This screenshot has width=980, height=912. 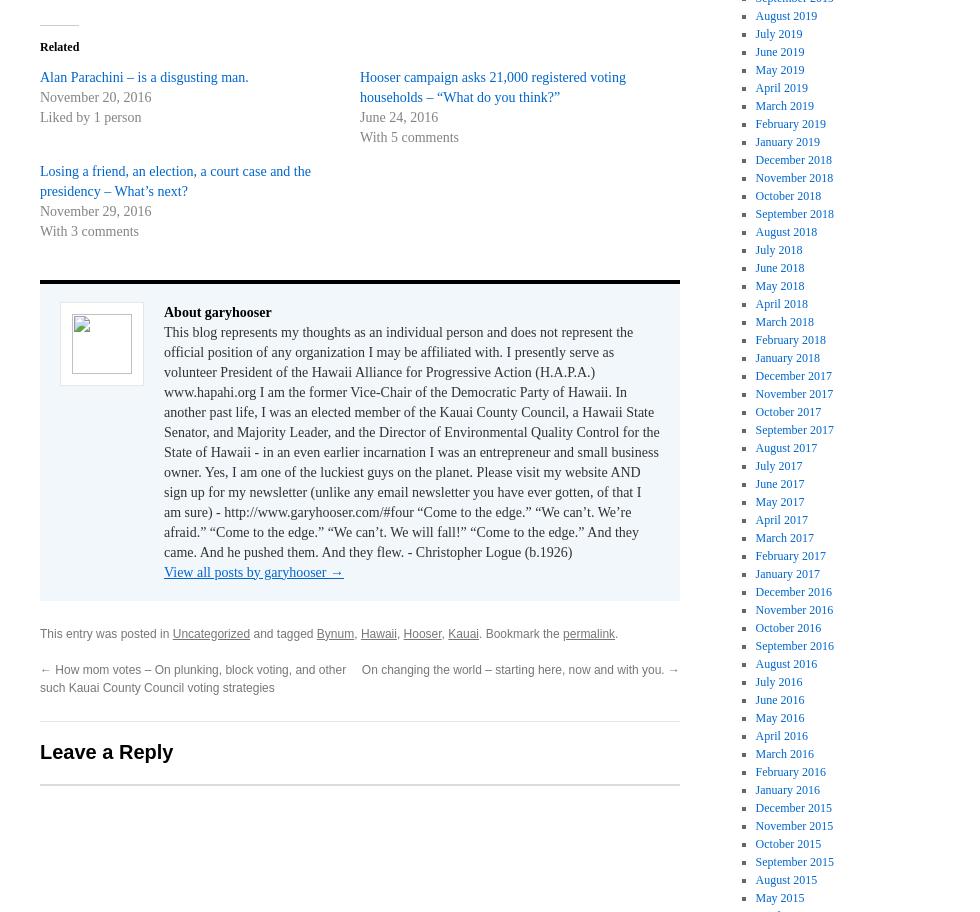 What do you see at coordinates (361, 668) in the screenshot?
I see `'On changing the world – starting here, now and with you.'` at bounding box center [361, 668].